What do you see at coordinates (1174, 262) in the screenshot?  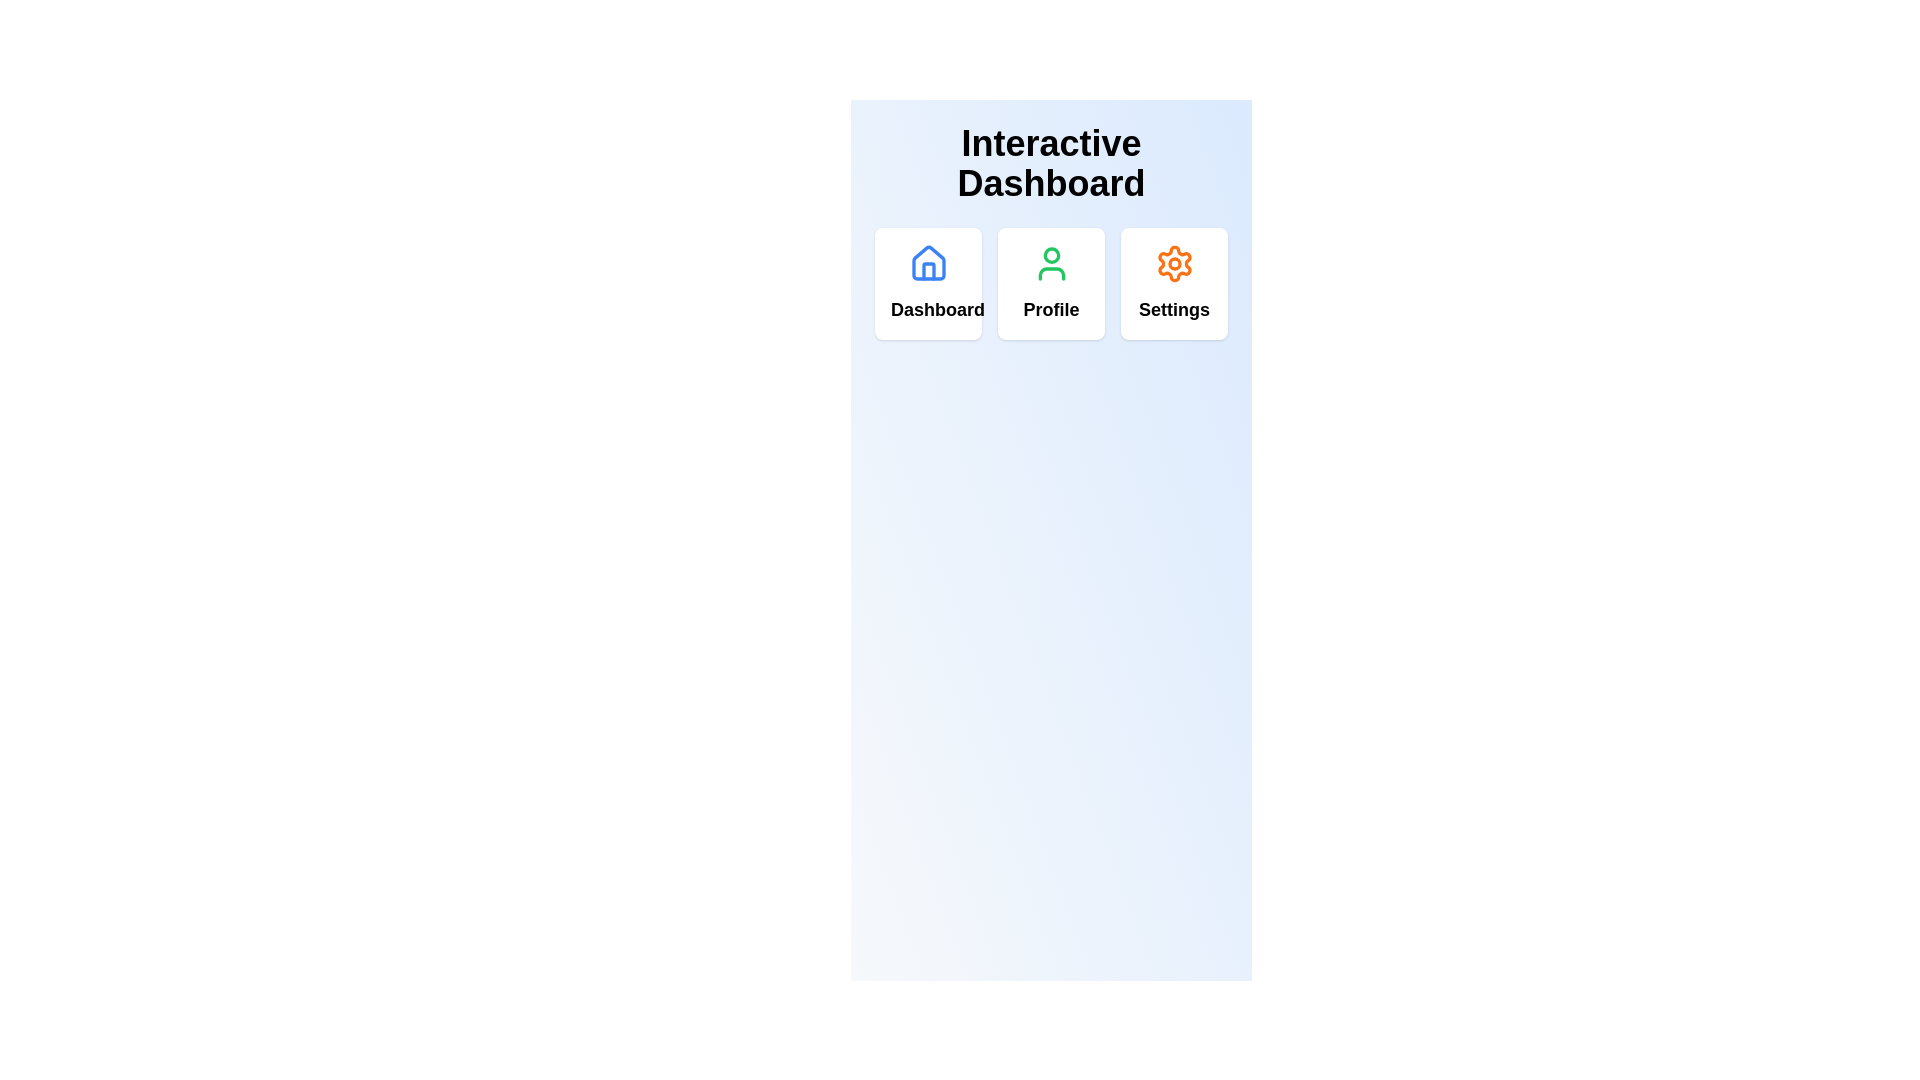 I see `the gear icon representing 'Settings' located at the top section of the third card below the 'Interactive Dashboard'` at bounding box center [1174, 262].